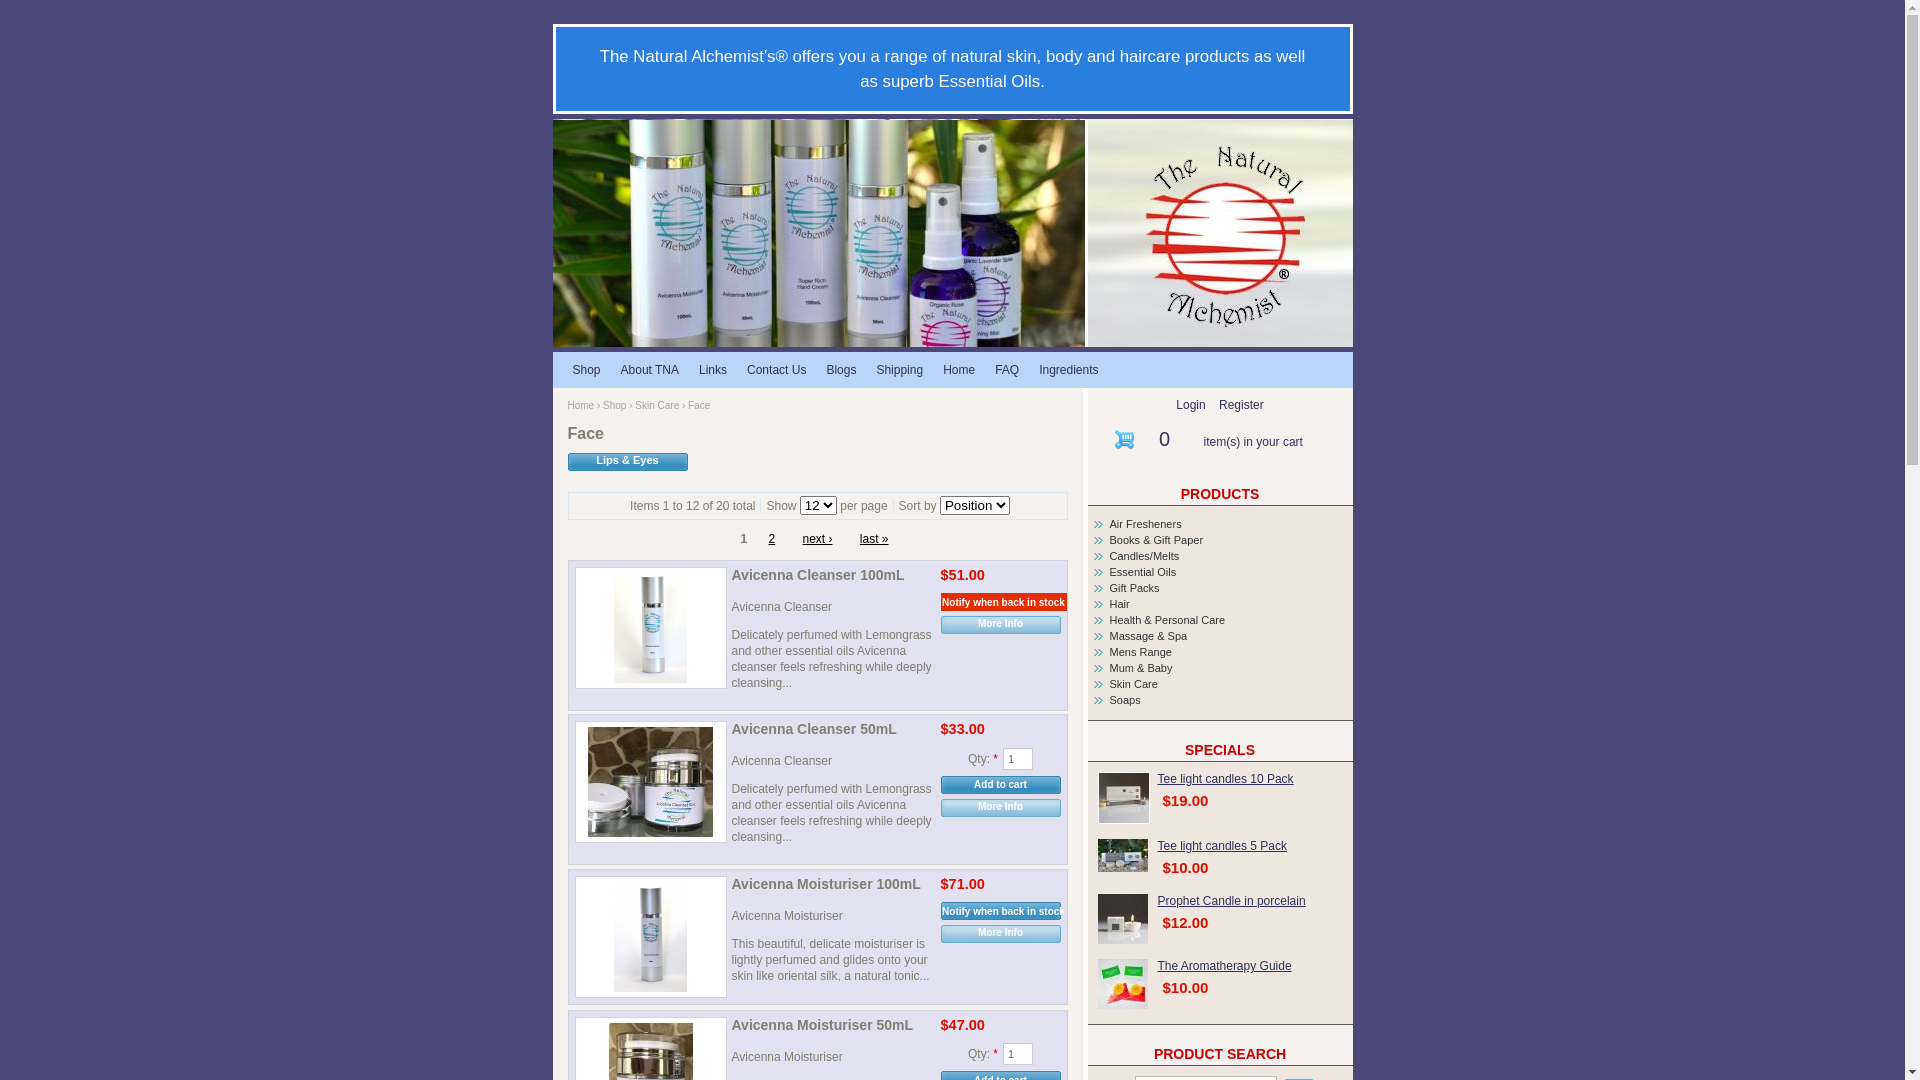  Describe the element at coordinates (566, 462) in the screenshot. I see `'Lips & Eyes'` at that location.